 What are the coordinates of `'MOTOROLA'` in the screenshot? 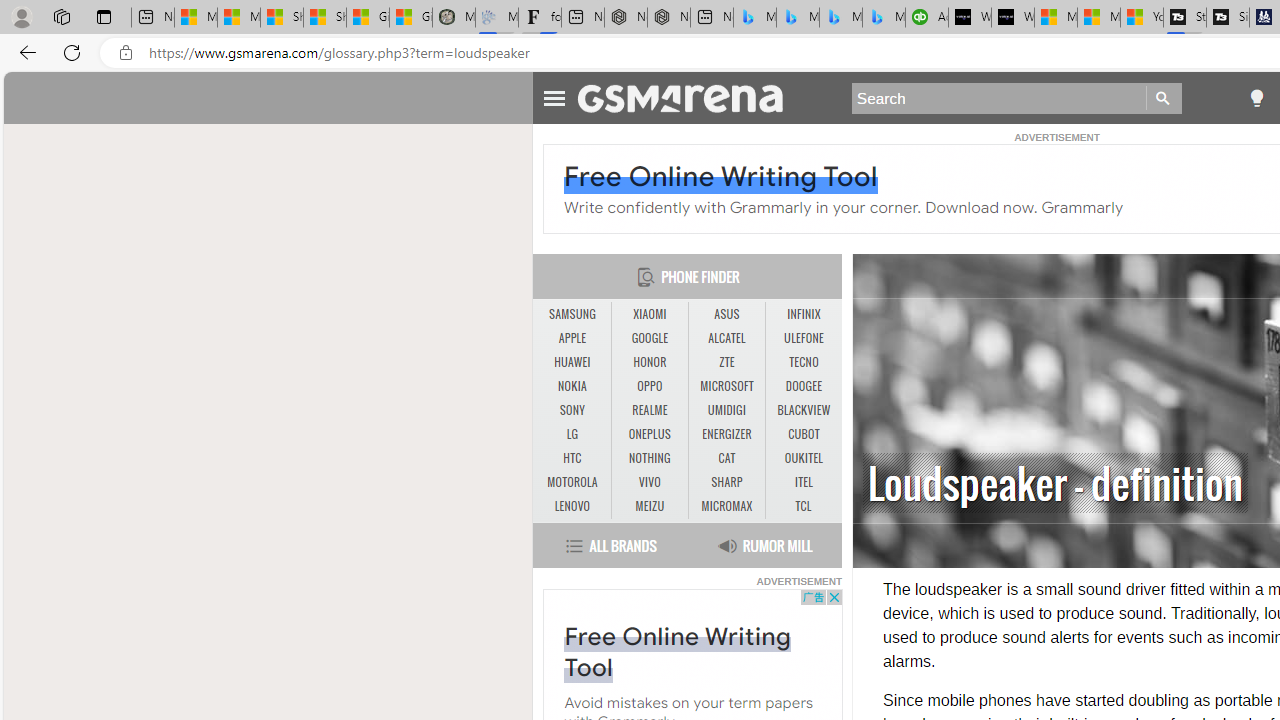 It's located at (571, 483).